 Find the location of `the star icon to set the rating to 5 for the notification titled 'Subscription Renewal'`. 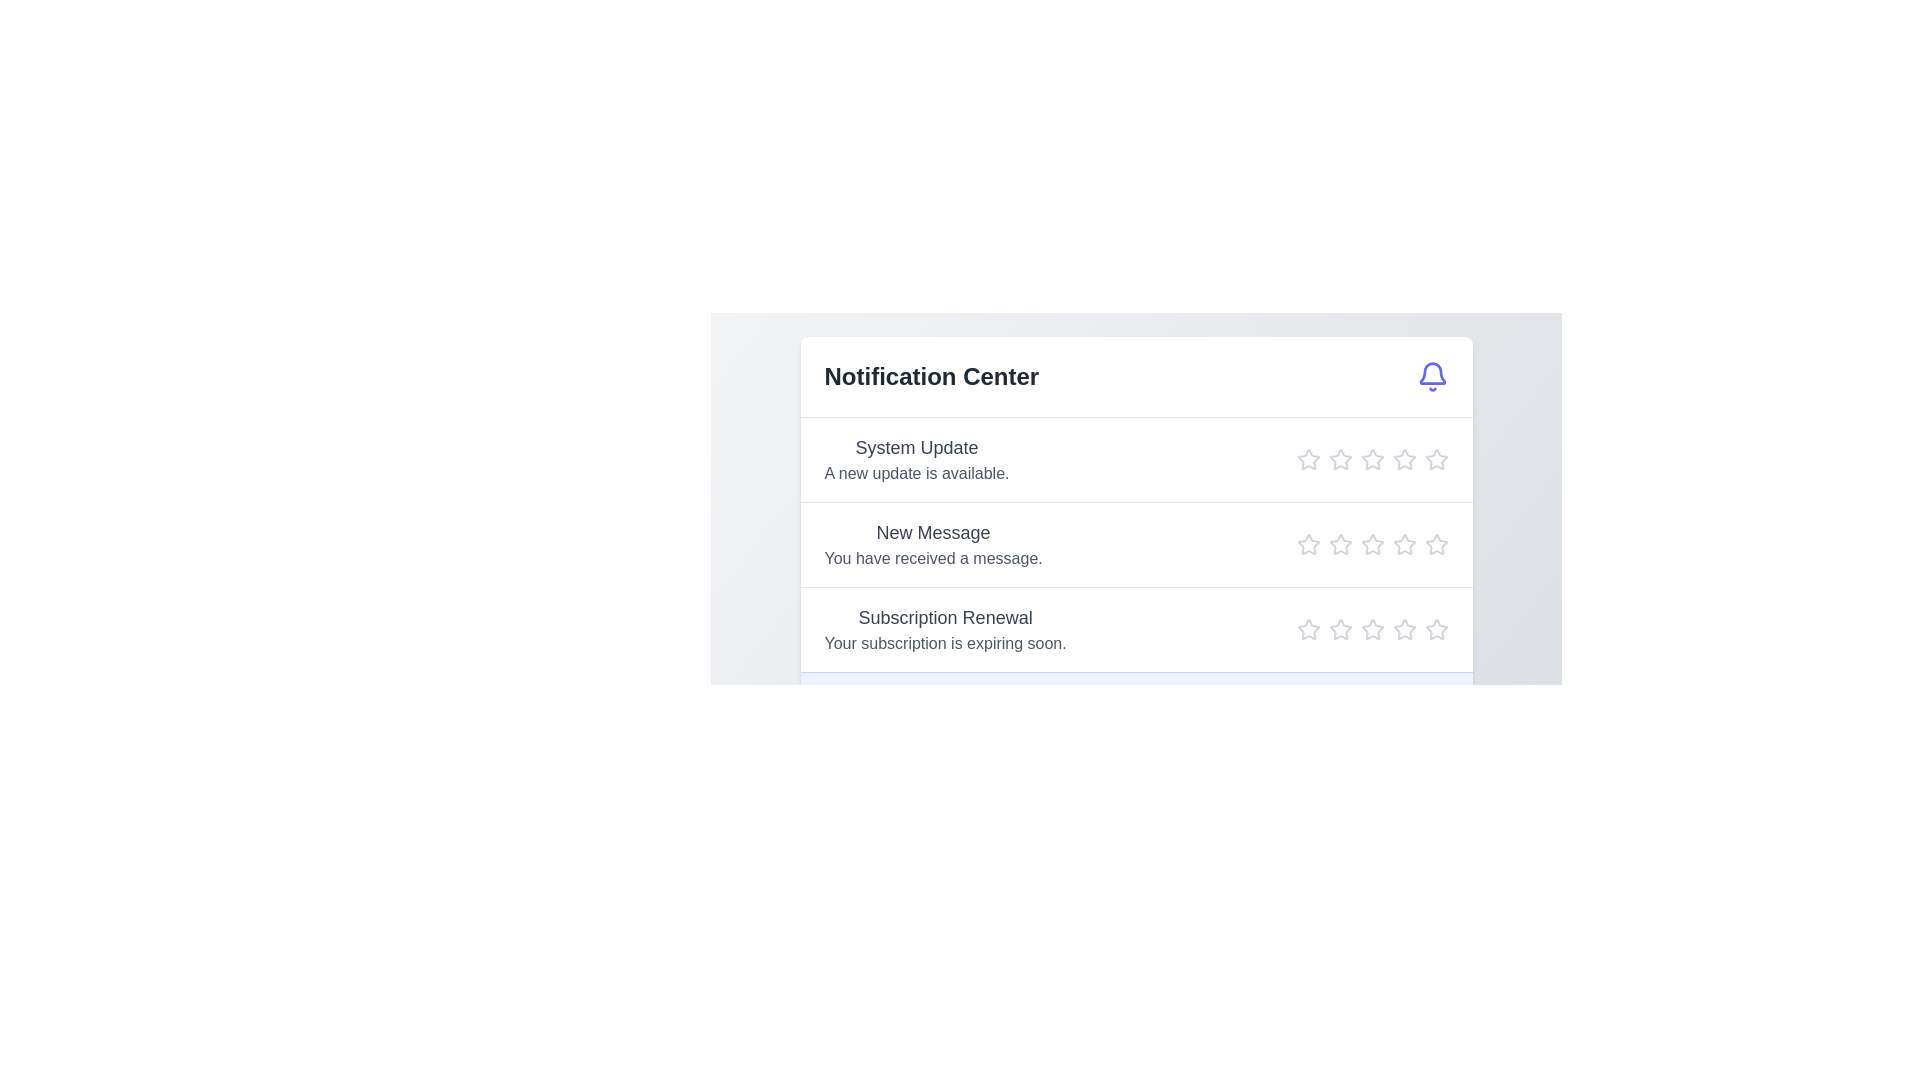

the star icon to set the rating to 5 for the notification titled 'Subscription Renewal' is located at coordinates (1435, 628).